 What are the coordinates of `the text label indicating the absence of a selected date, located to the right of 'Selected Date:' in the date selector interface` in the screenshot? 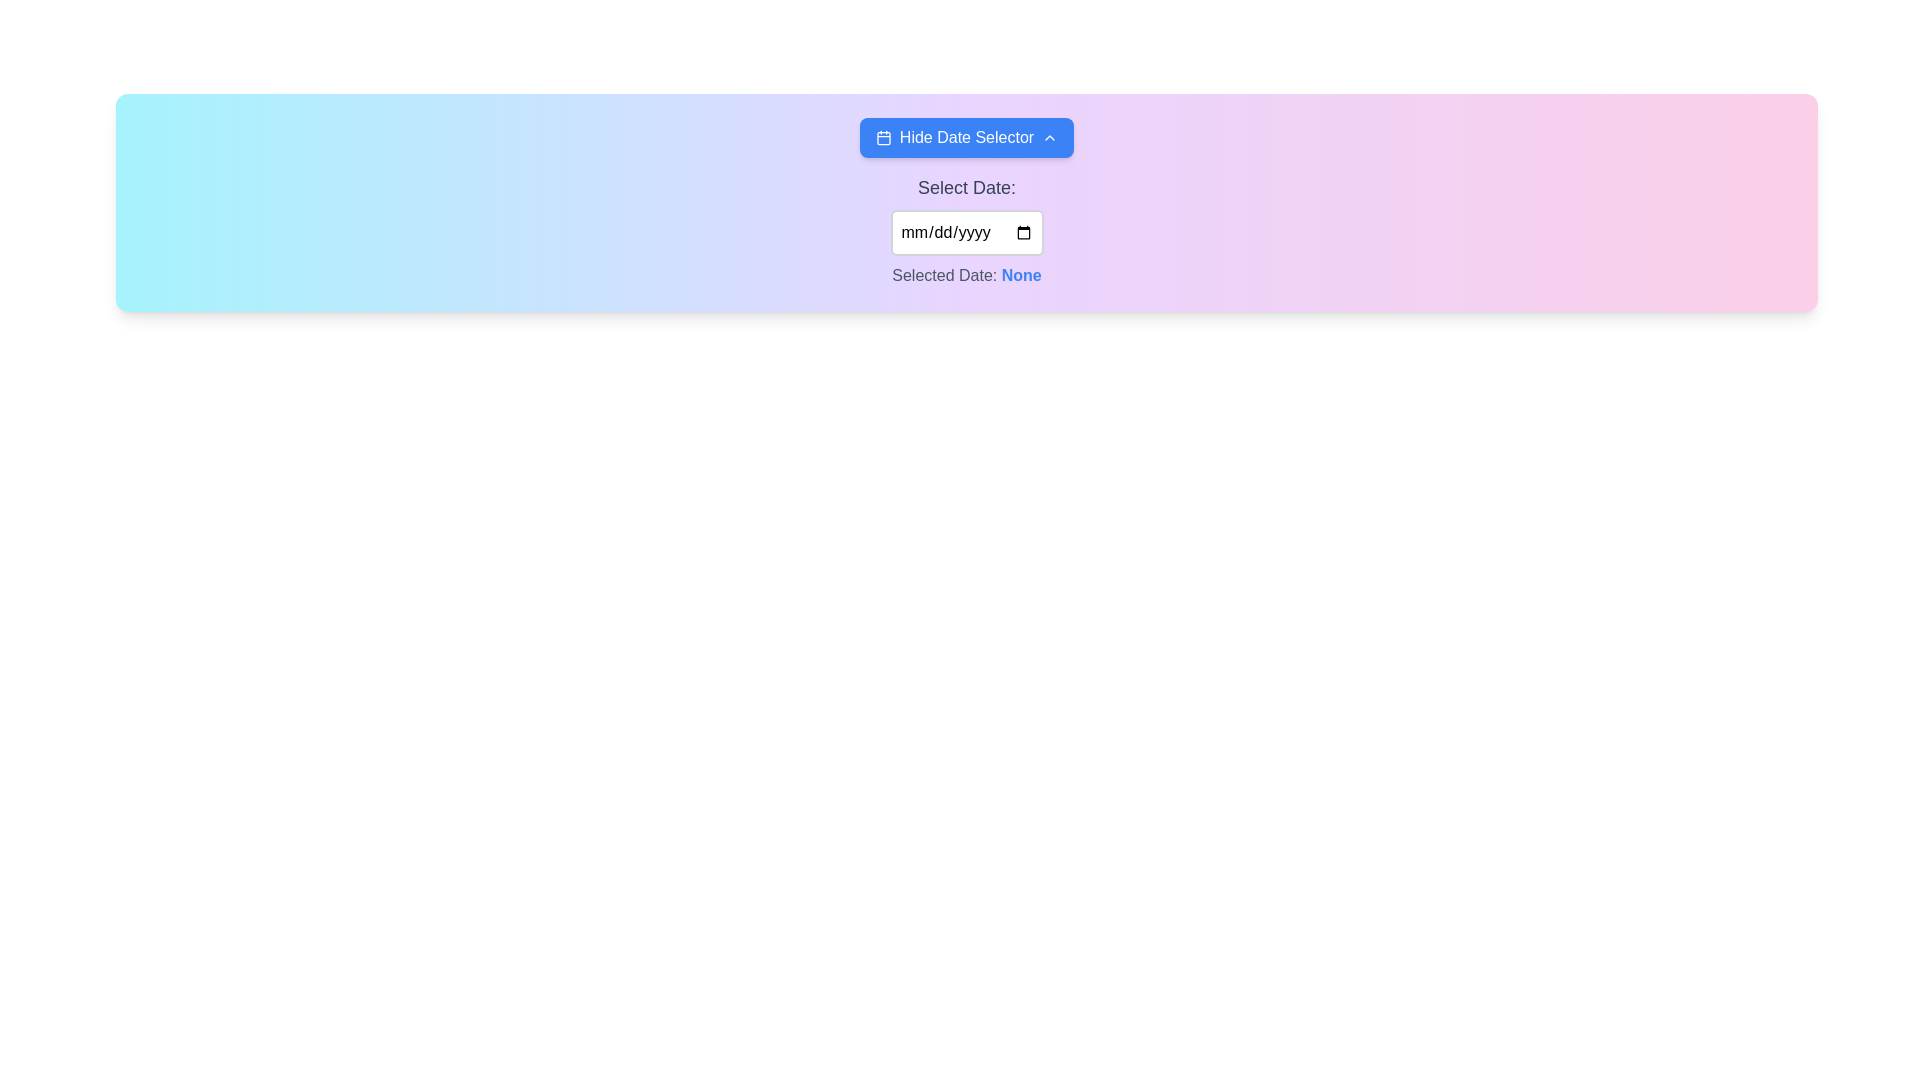 It's located at (1021, 275).